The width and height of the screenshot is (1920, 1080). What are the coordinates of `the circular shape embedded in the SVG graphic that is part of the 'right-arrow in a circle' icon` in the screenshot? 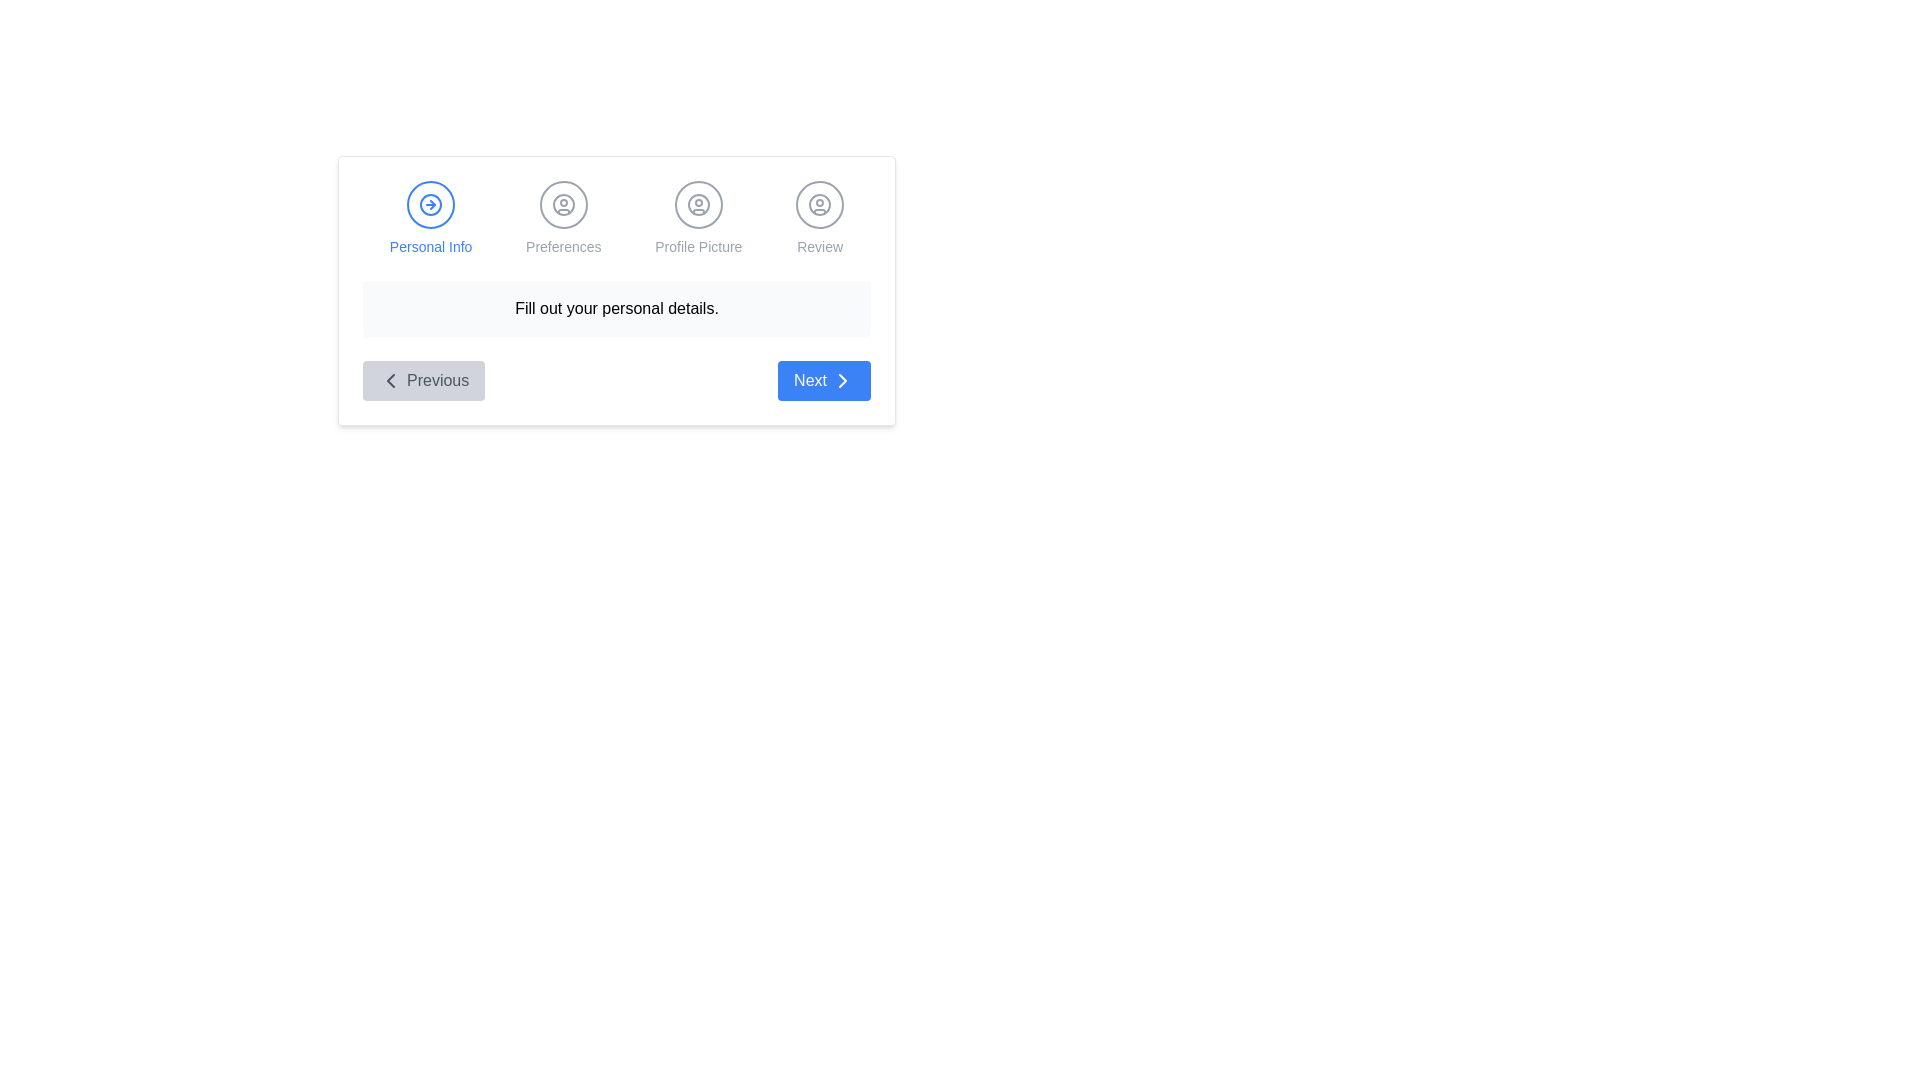 It's located at (430, 204).